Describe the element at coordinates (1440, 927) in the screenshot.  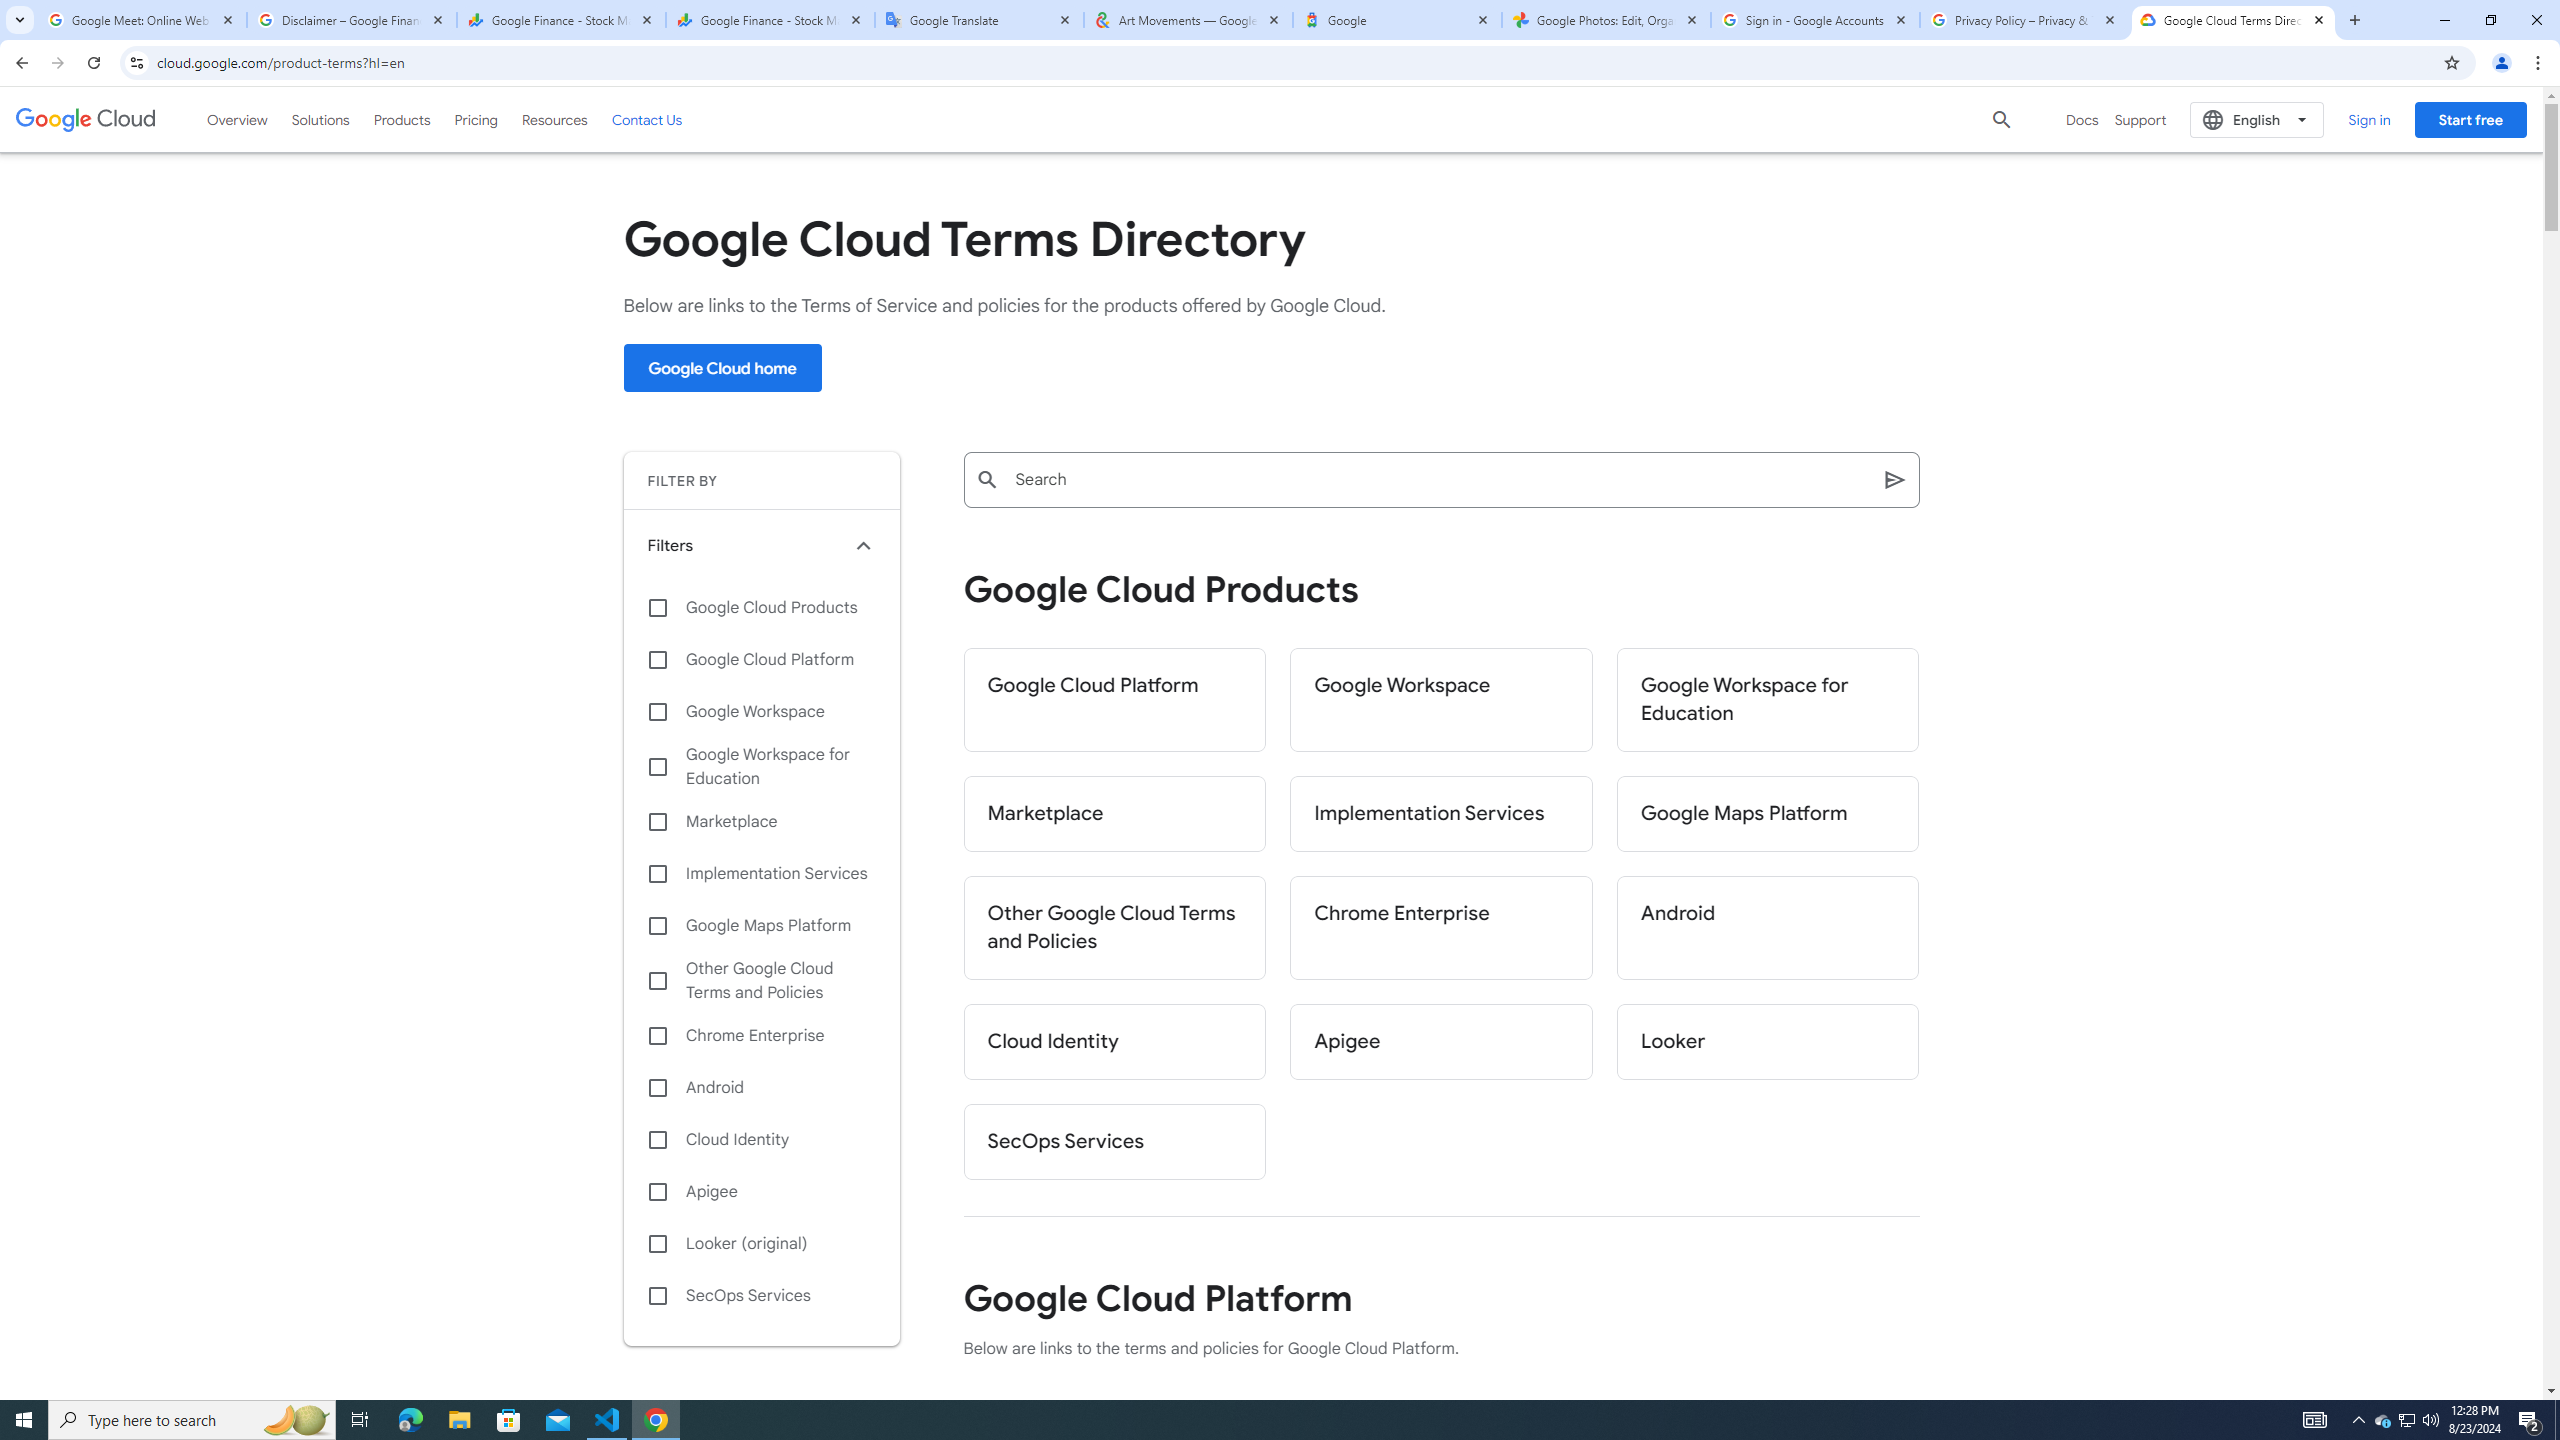
I see `'Chrome Enterprise'` at that location.